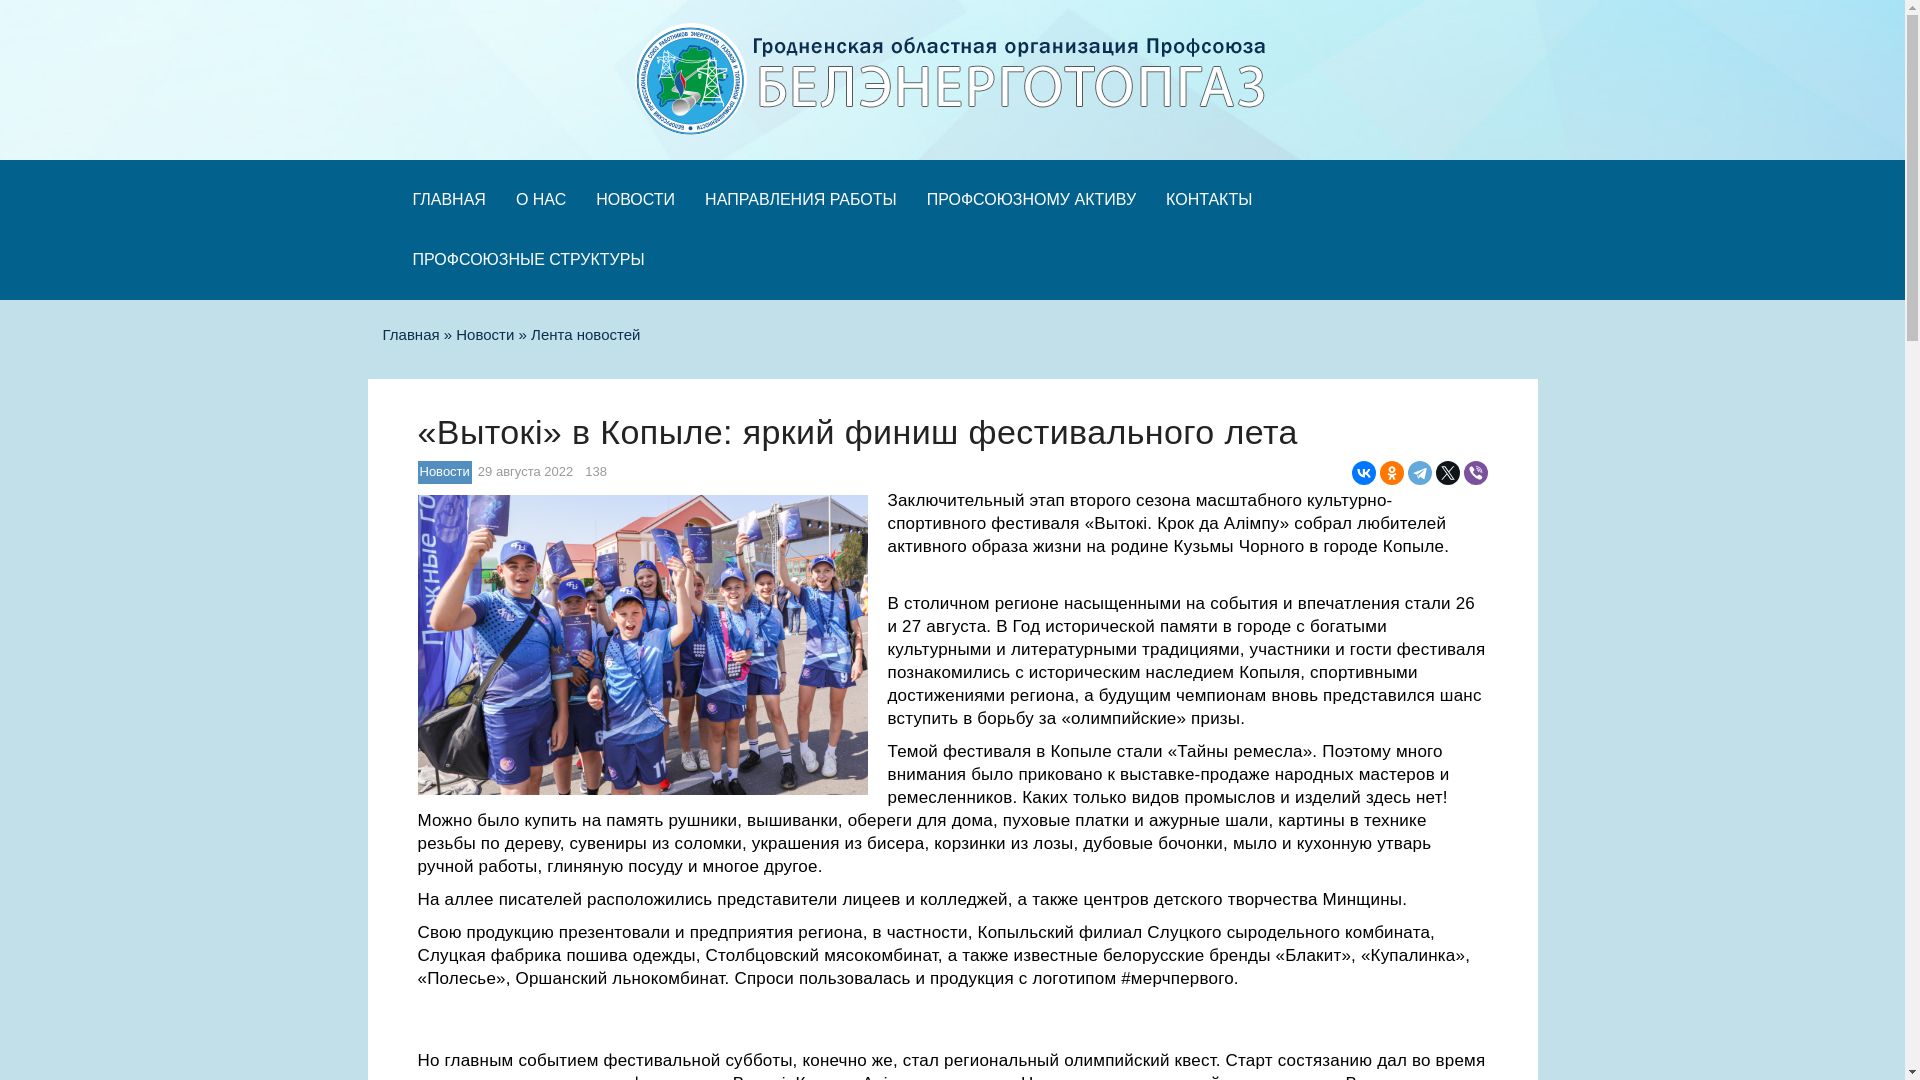 Image resolution: width=1920 pixels, height=1080 pixels. I want to click on 'Telegram', so click(1406, 473).